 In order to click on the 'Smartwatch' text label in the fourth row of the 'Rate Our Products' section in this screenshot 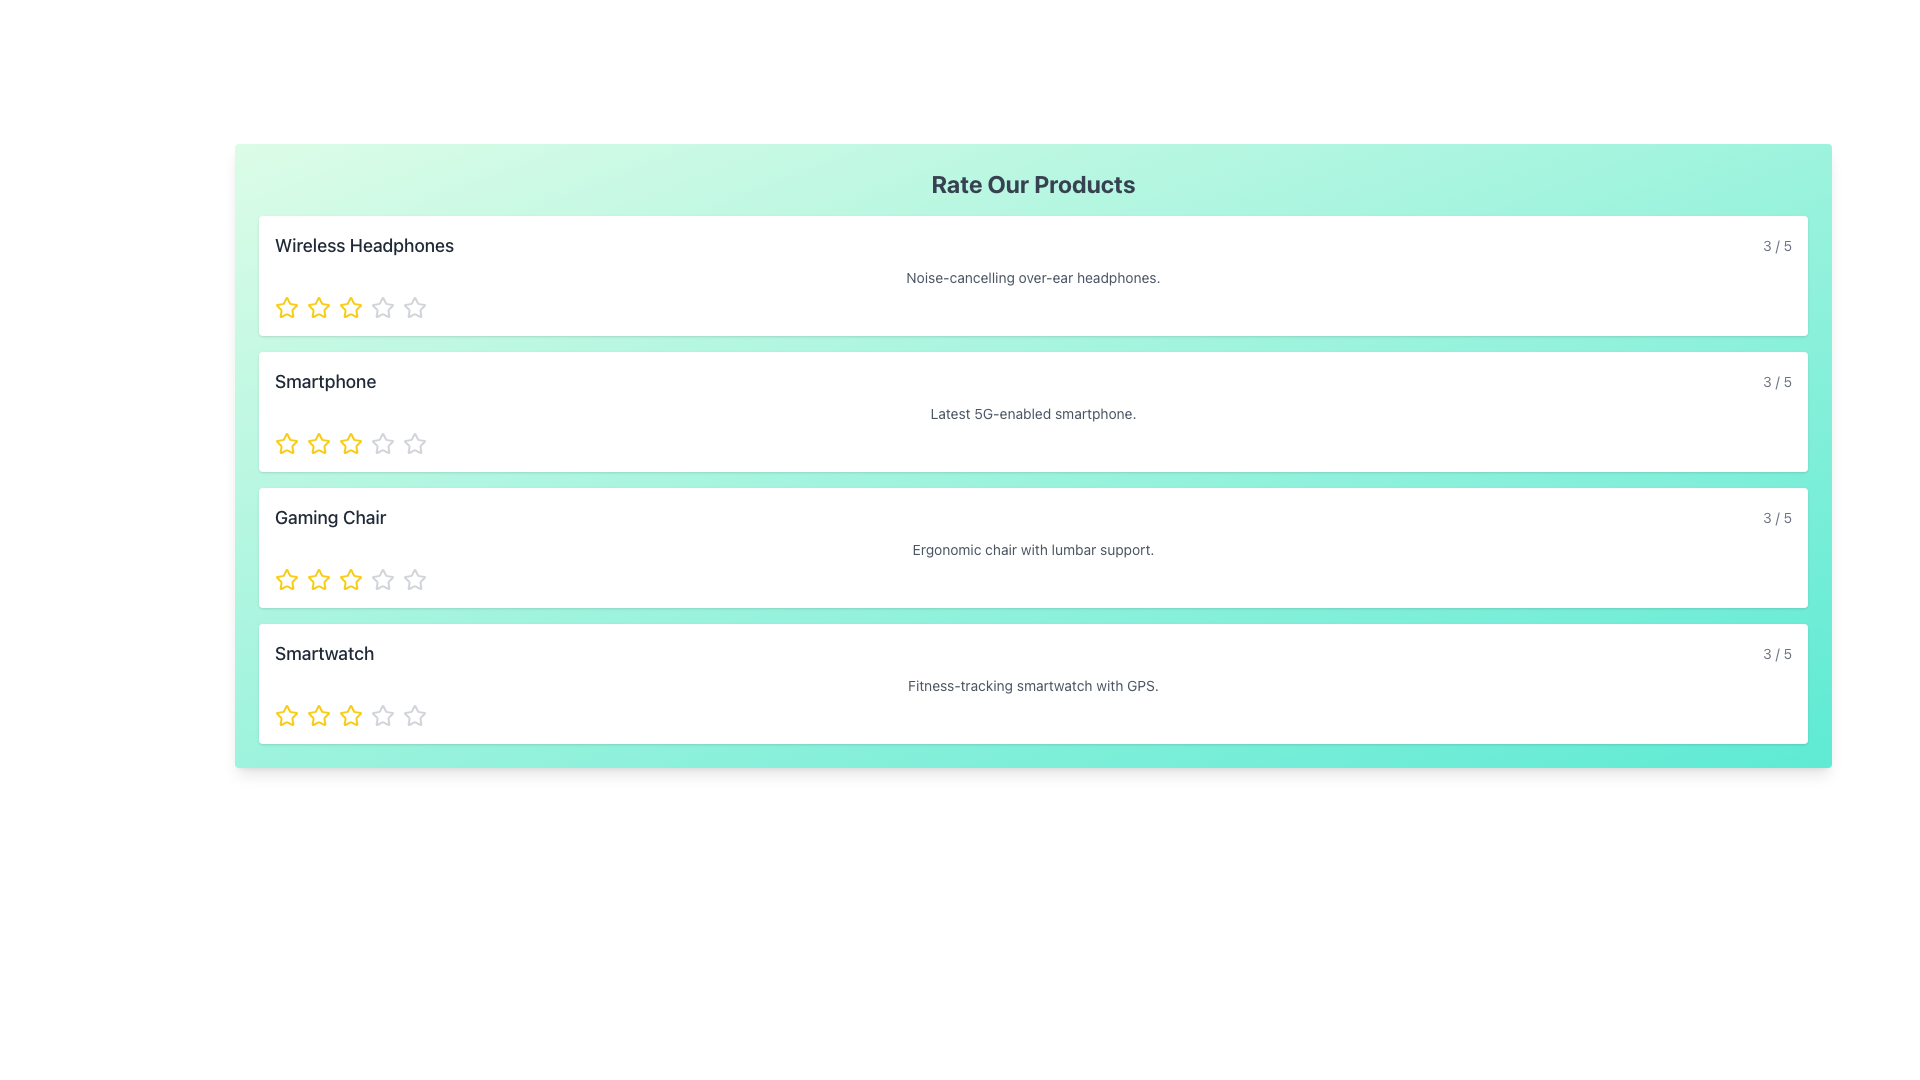, I will do `click(324, 654)`.